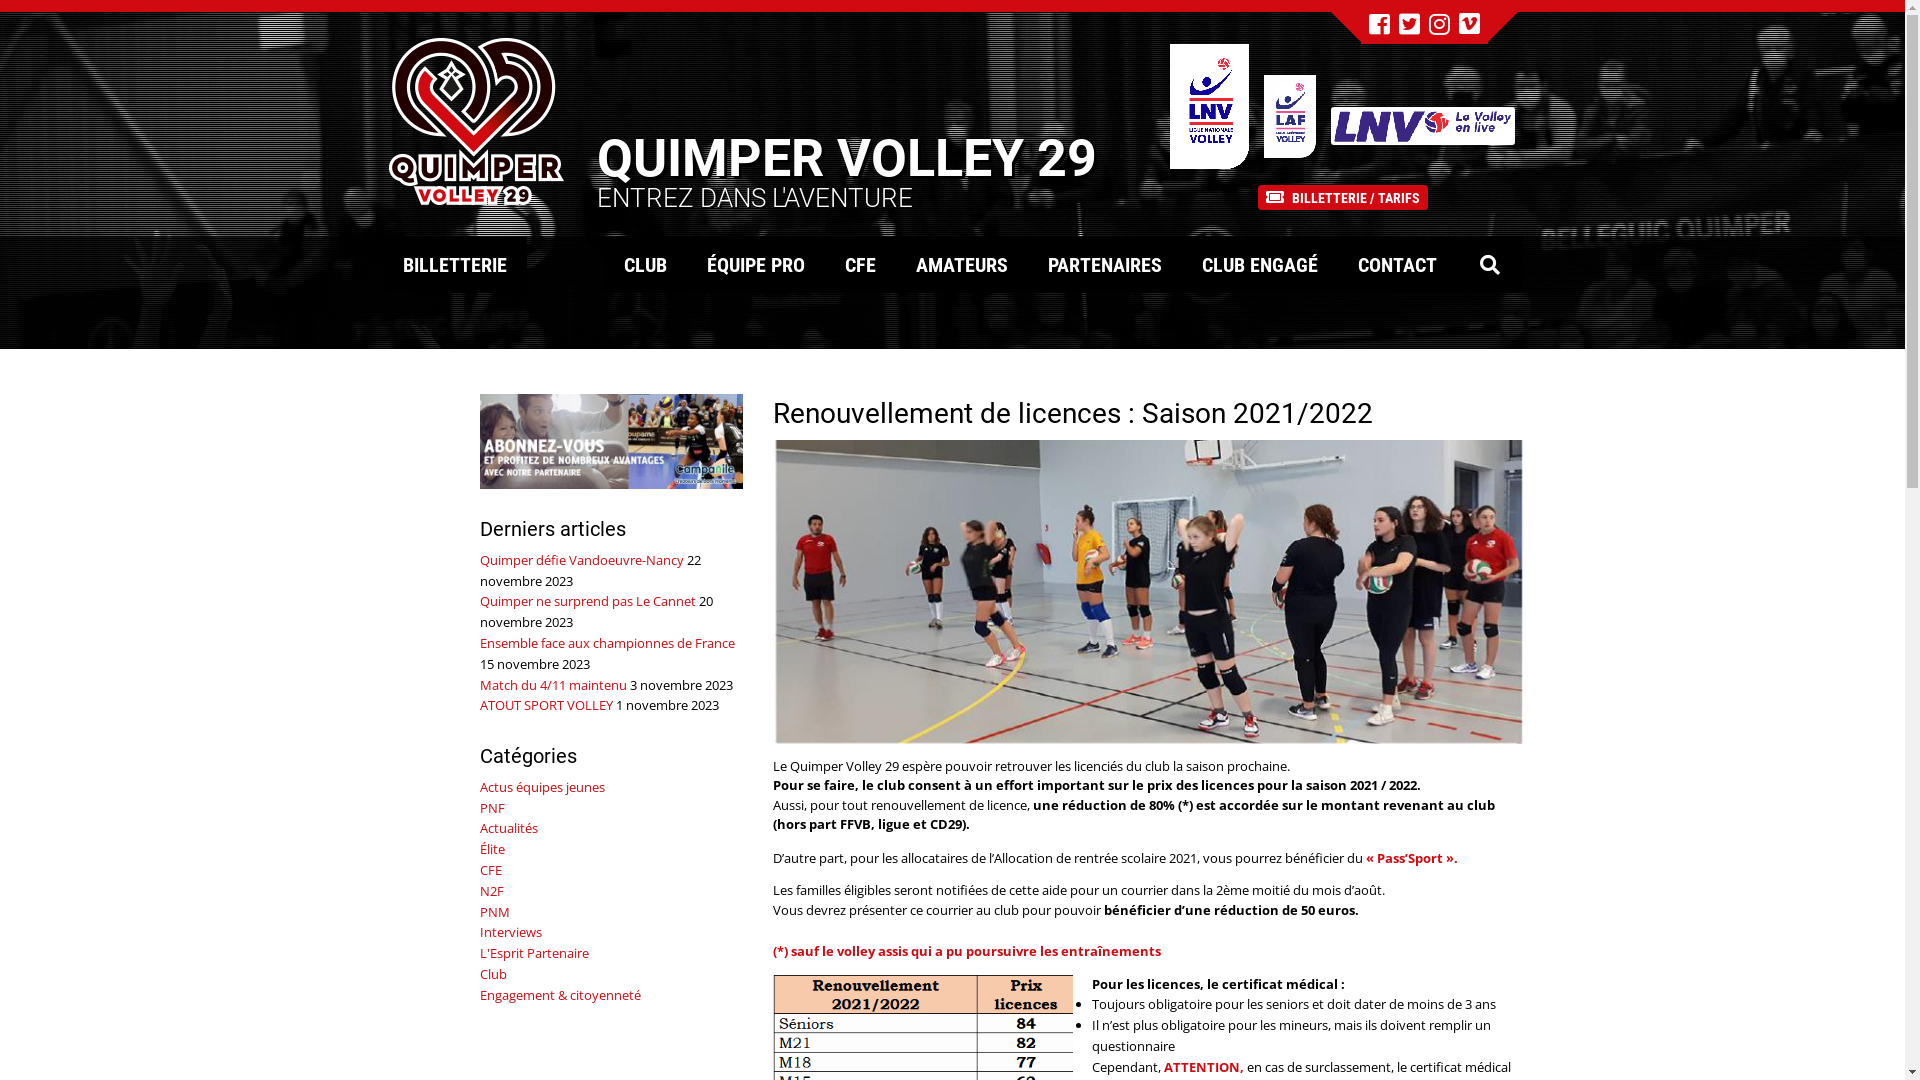 The width and height of the screenshot is (1920, 1080). Describe the element at coordinates (480, 600) in the screenshot. I see `'Quimper ne surprend pas Le Cannet'` at that location.